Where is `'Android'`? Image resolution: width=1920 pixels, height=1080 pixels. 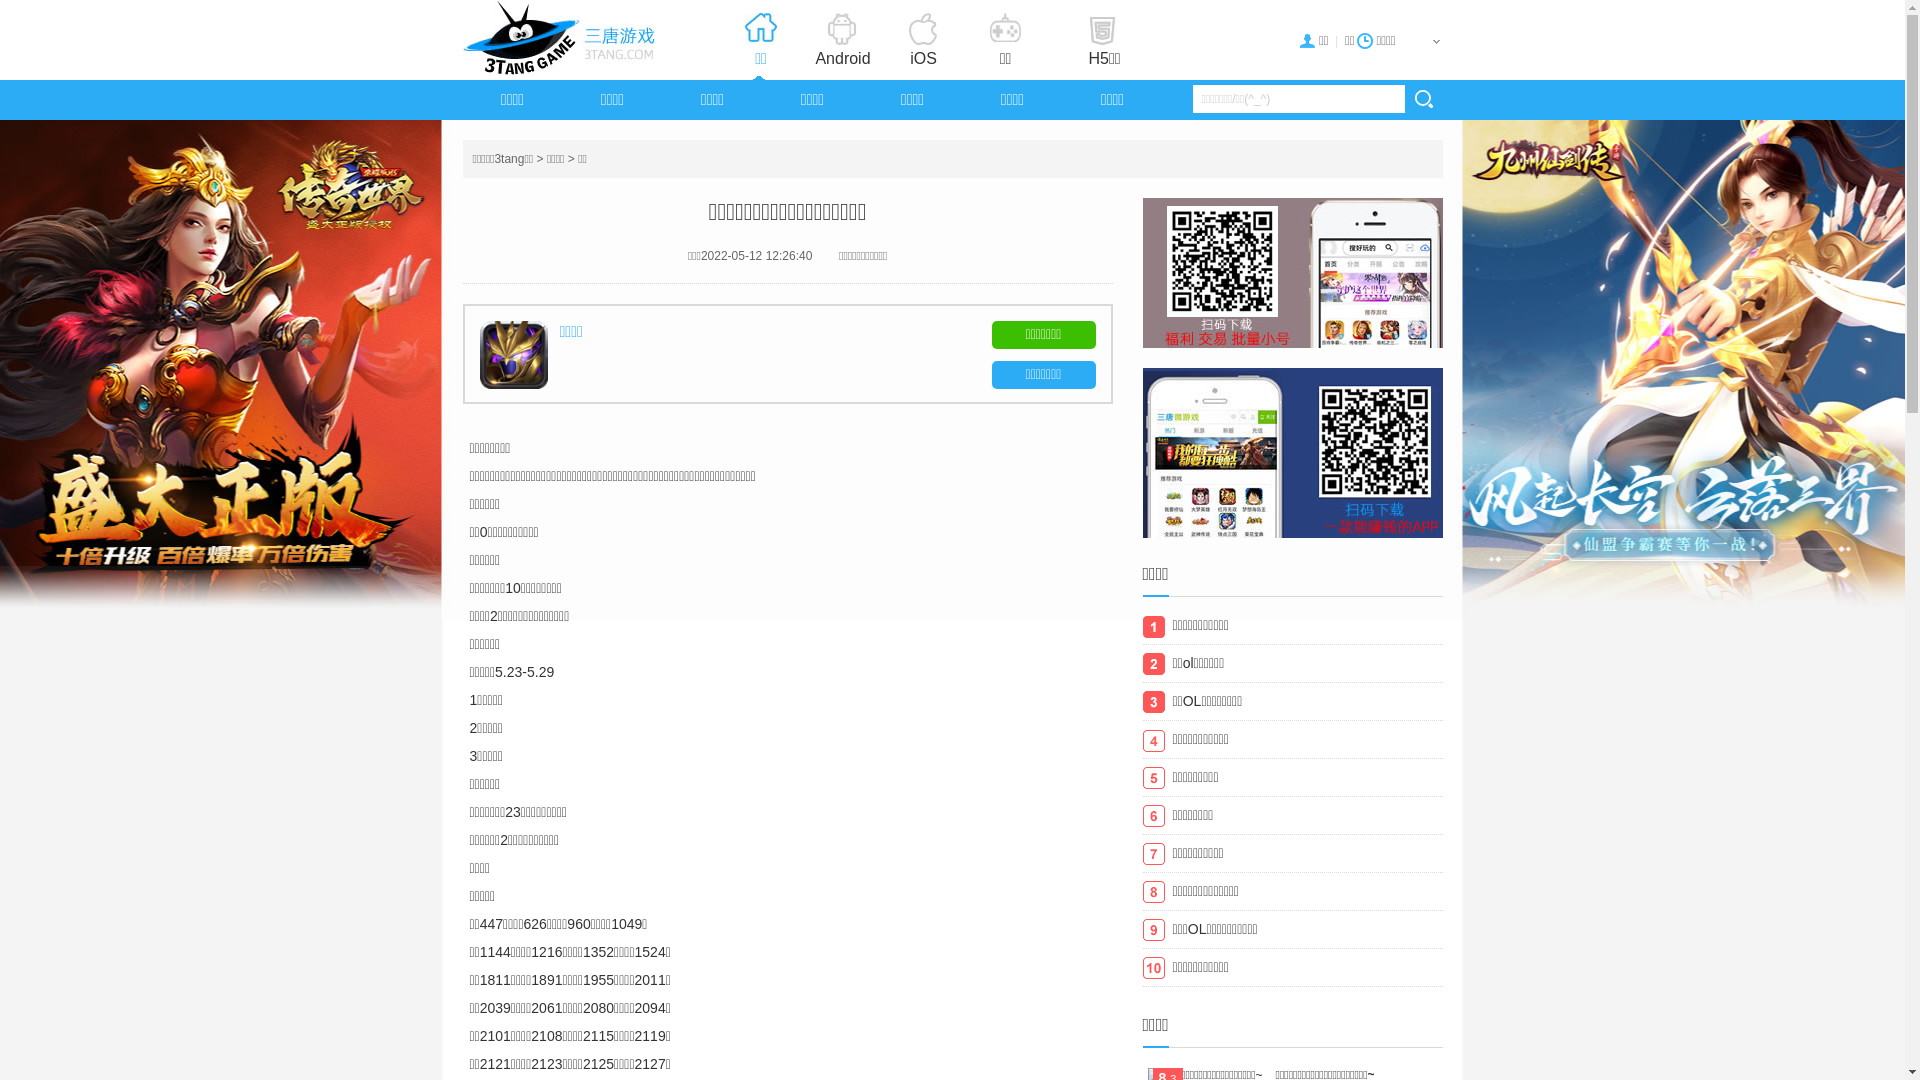 'Android' is located at coordinates (842, 41).